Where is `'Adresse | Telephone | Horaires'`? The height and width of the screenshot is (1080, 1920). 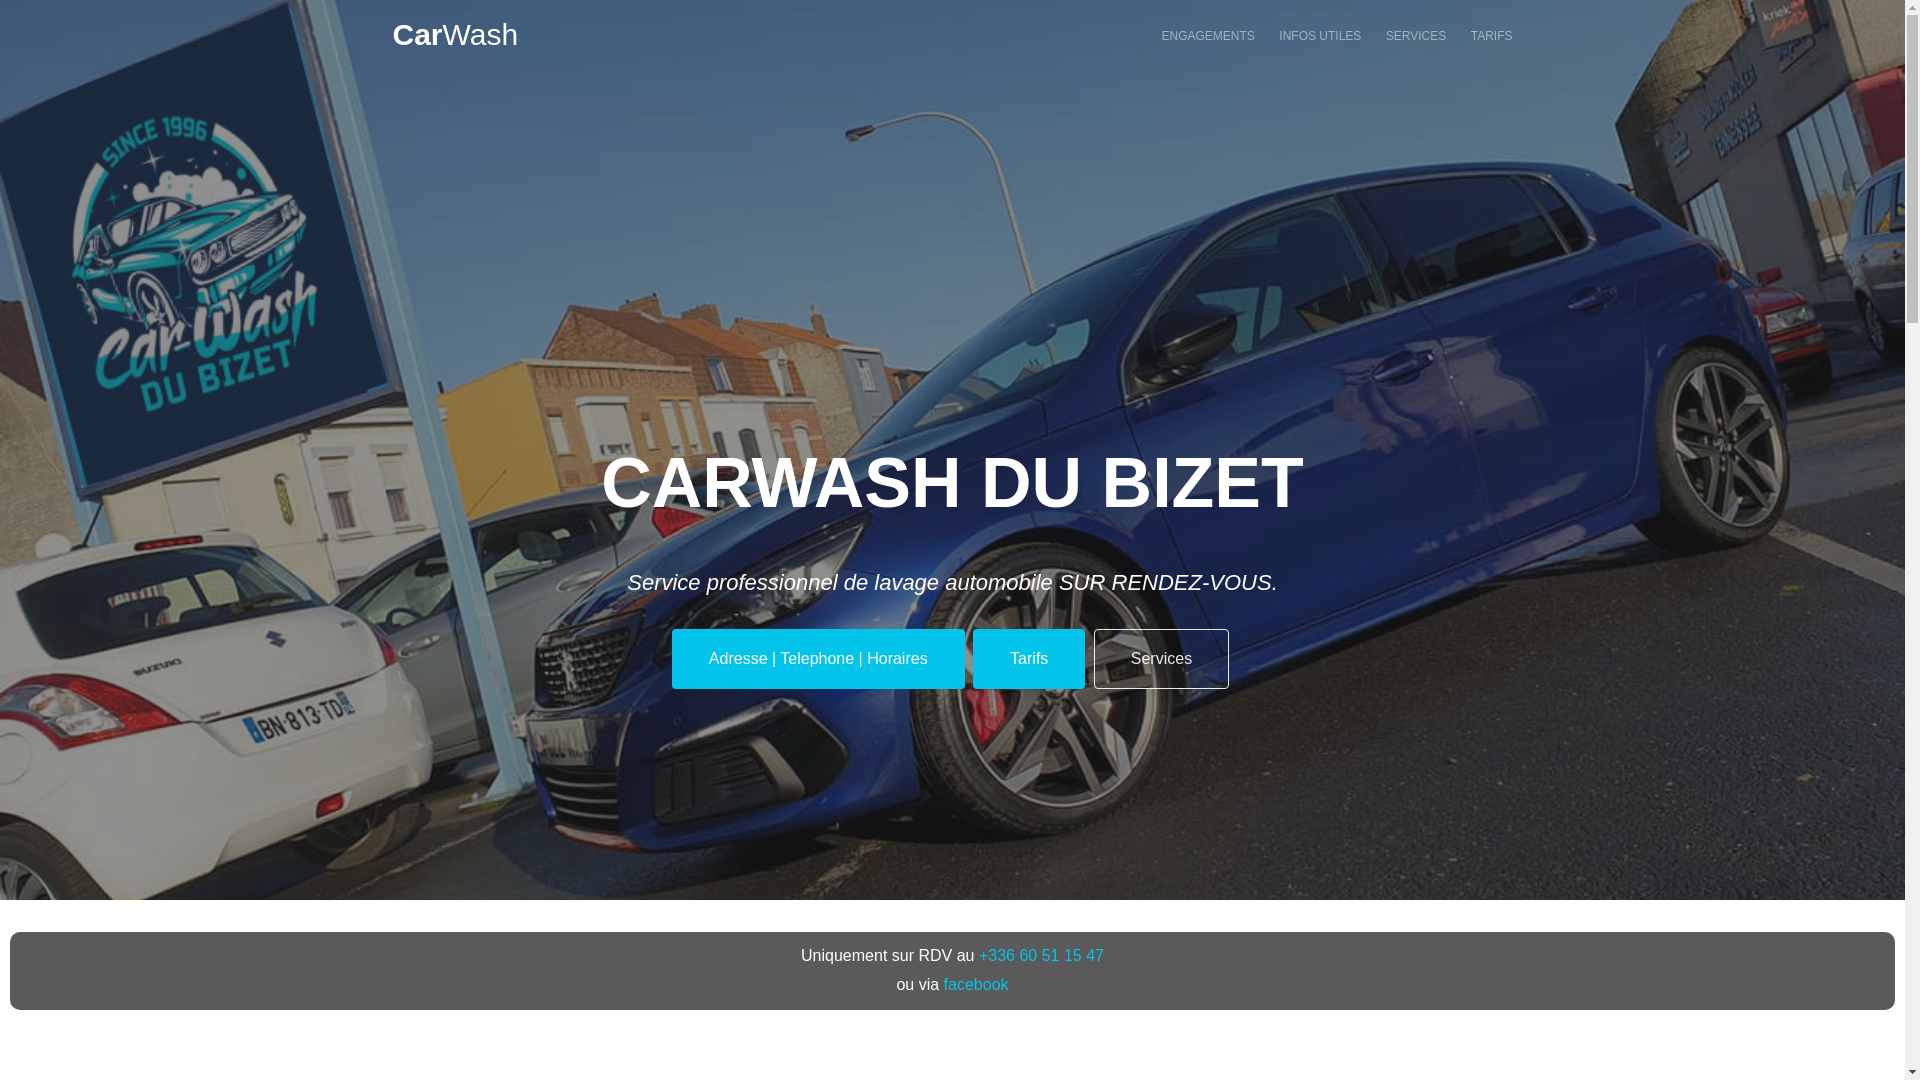
'Adresse | Telephone | Horaires' is located at coordinates (818, 658).